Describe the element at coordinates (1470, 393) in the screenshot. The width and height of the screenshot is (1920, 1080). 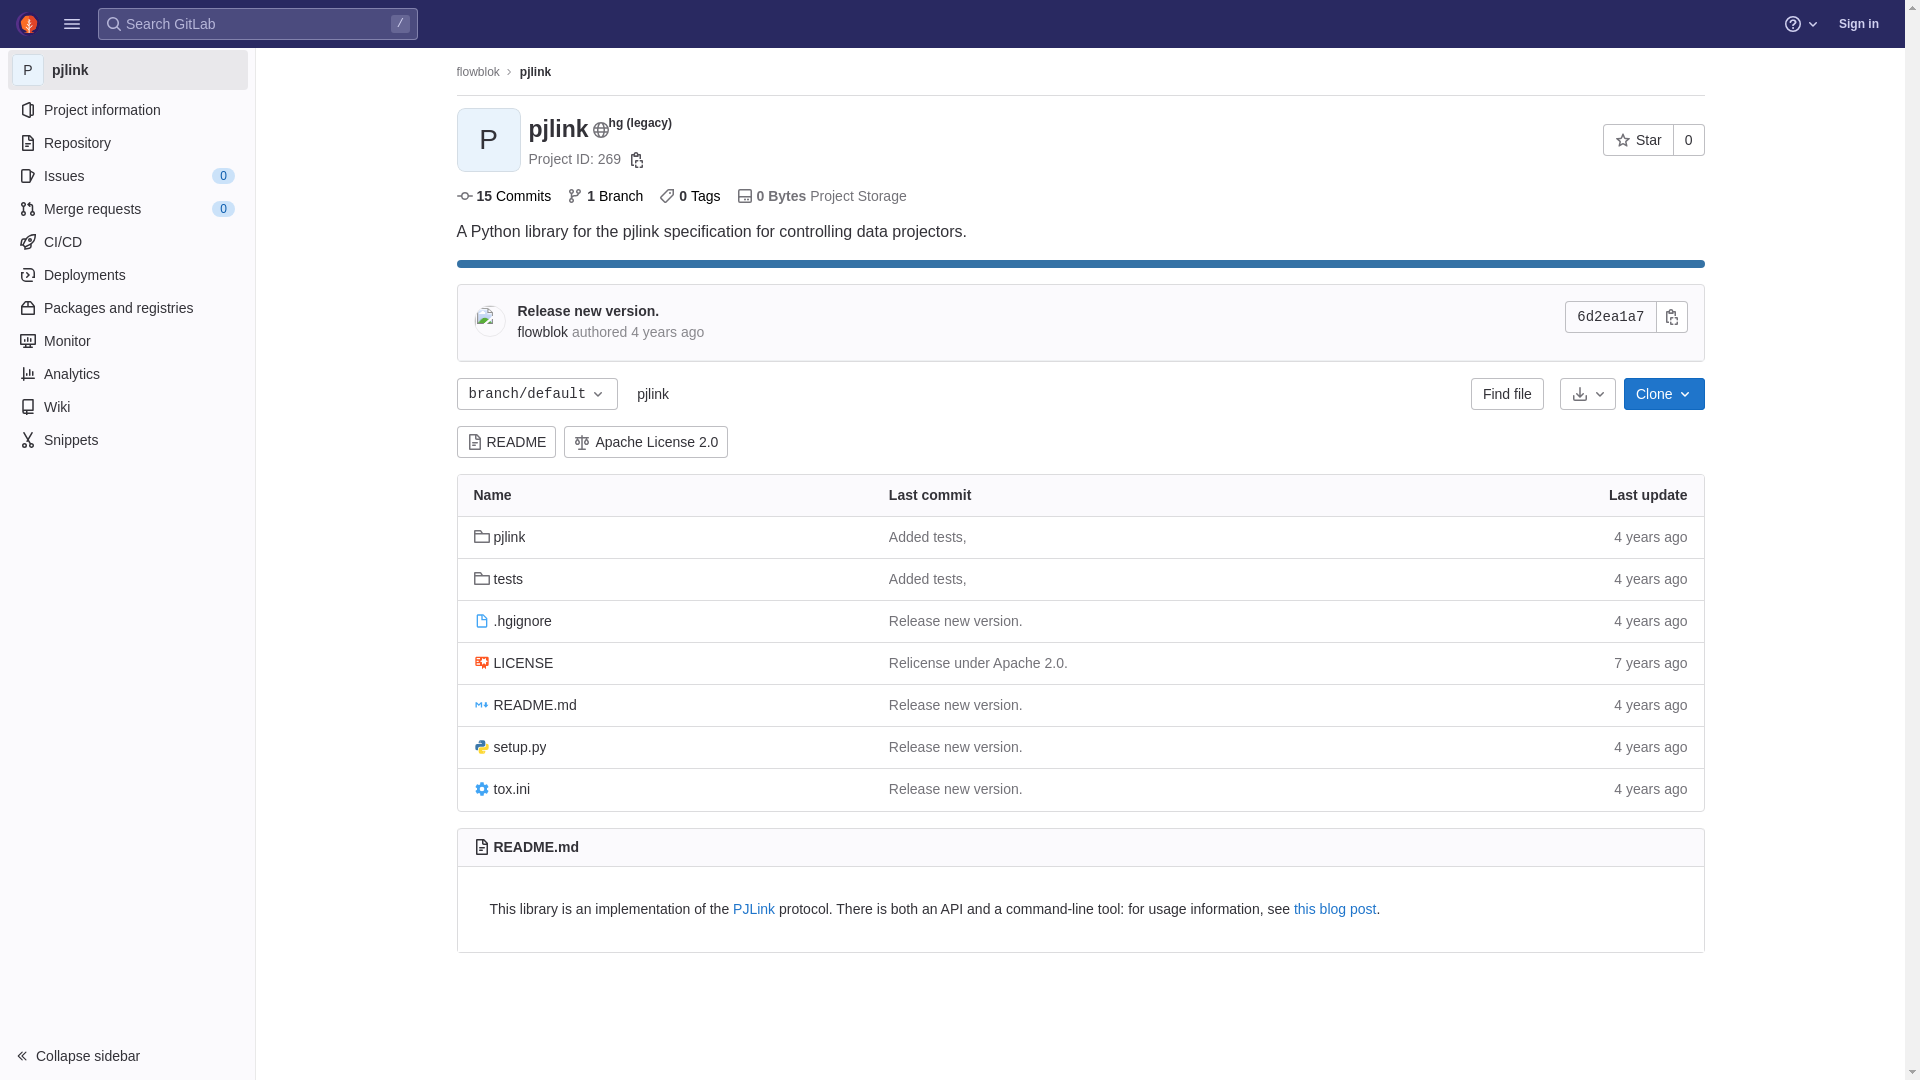
I see `'Find file'` at that location.